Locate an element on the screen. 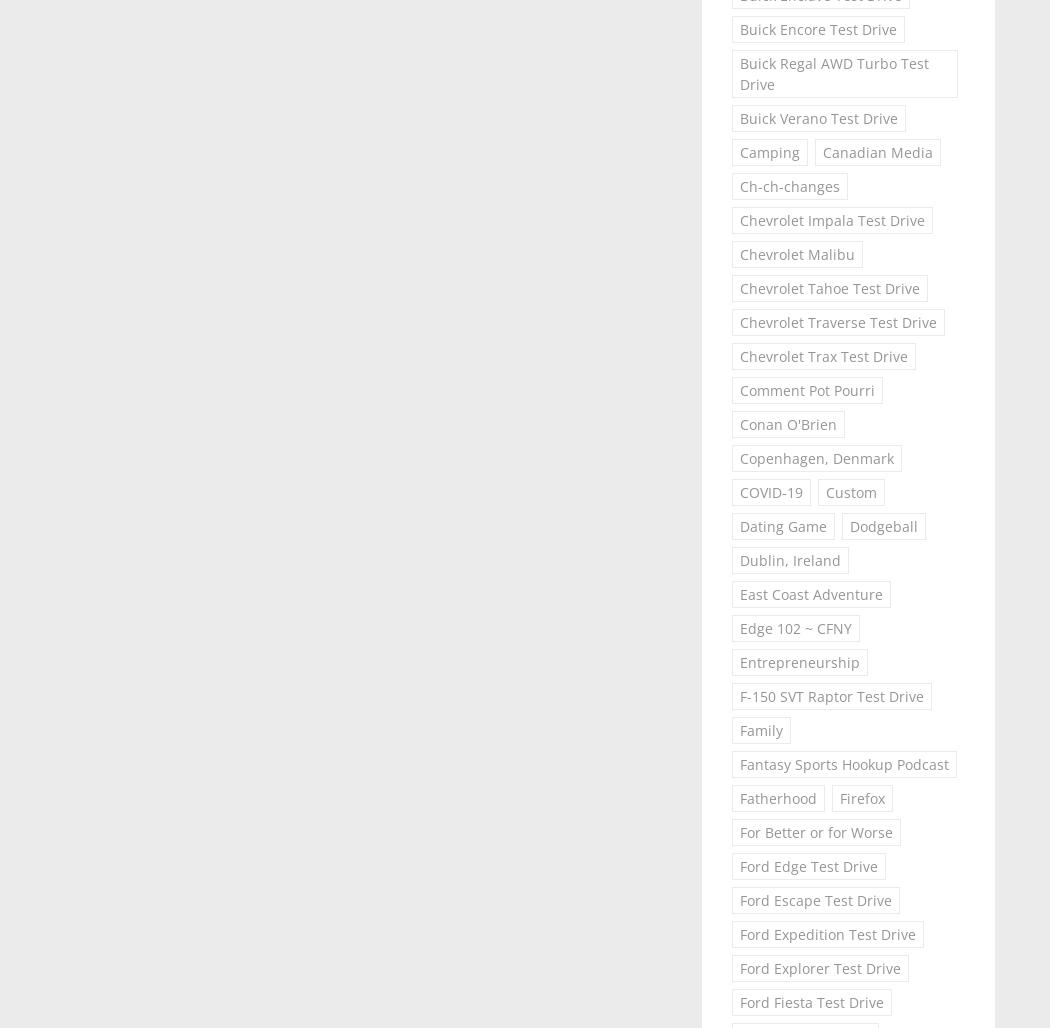  'Ch-ch-changes' is located at coordinates (737, 186).